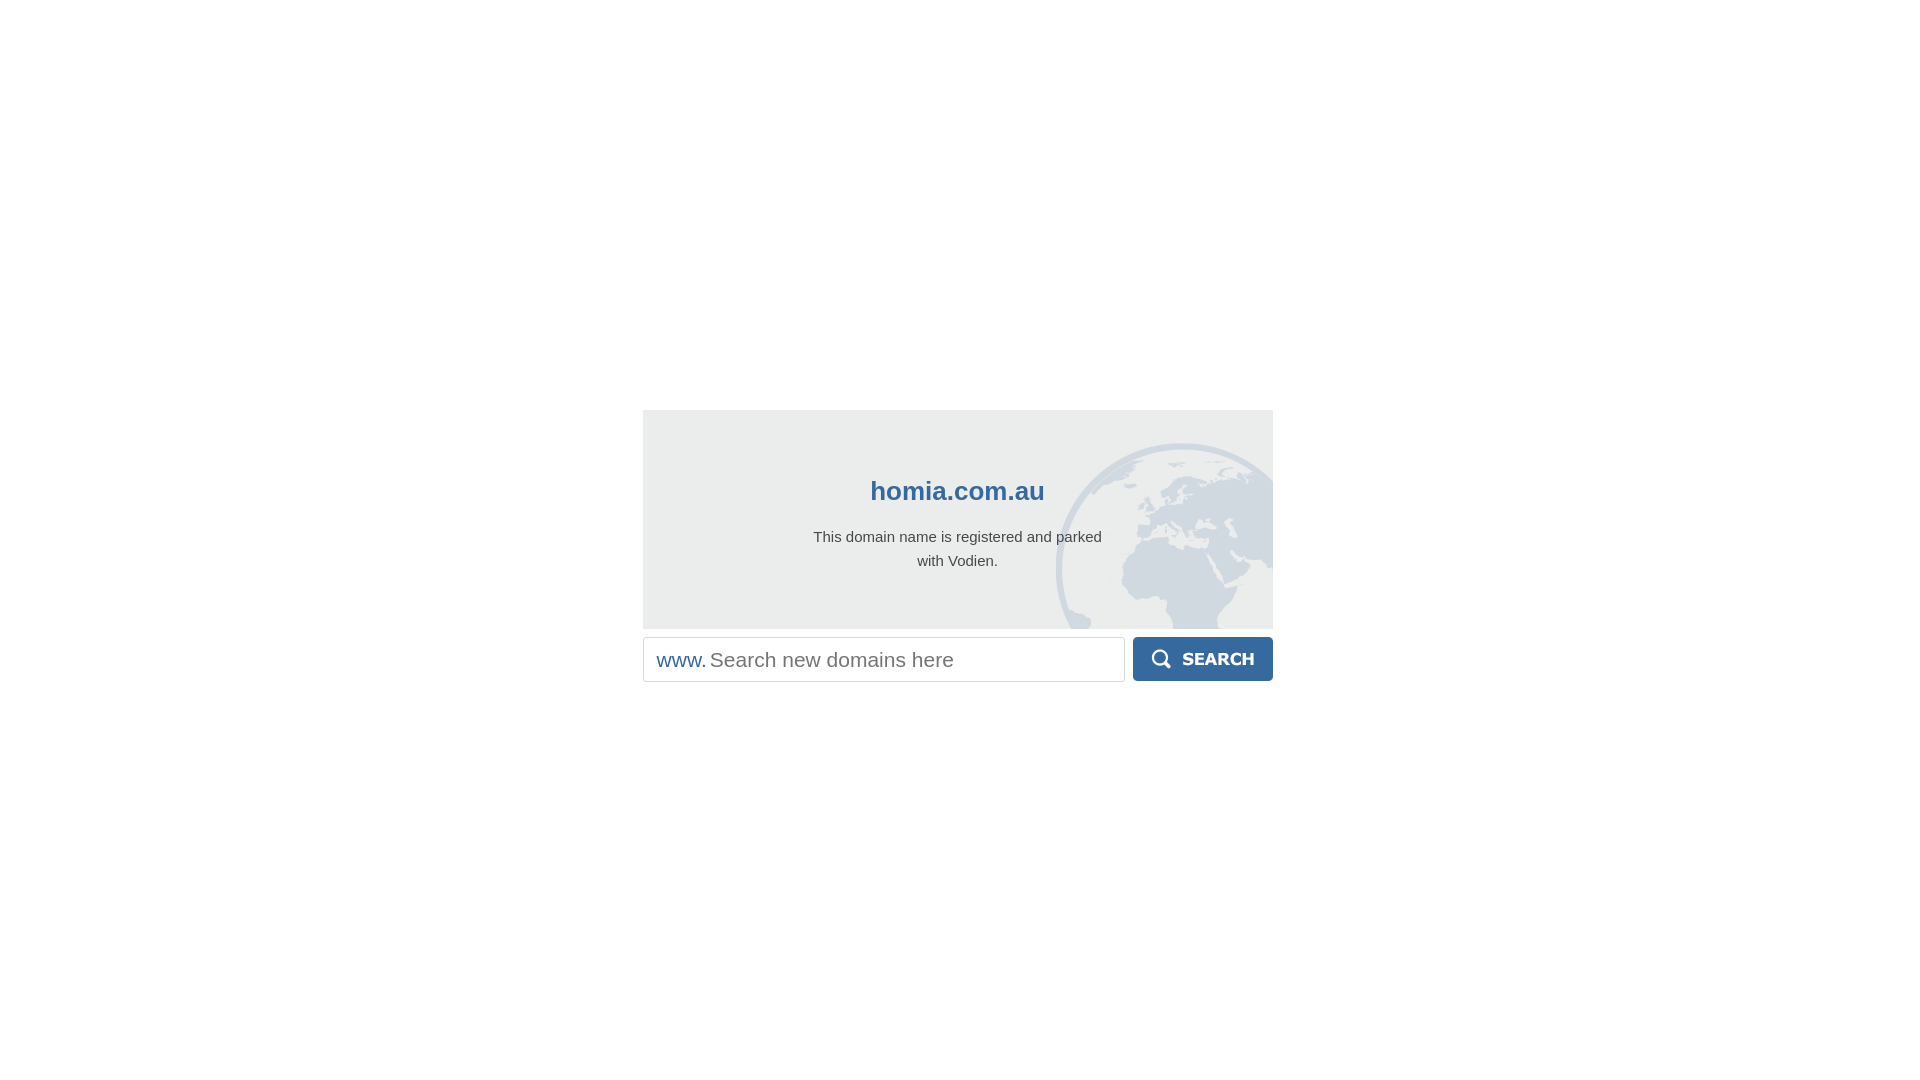  Describe the element at coordinates (1202, 659) in the screenshot. I see `'Search'` at that location.